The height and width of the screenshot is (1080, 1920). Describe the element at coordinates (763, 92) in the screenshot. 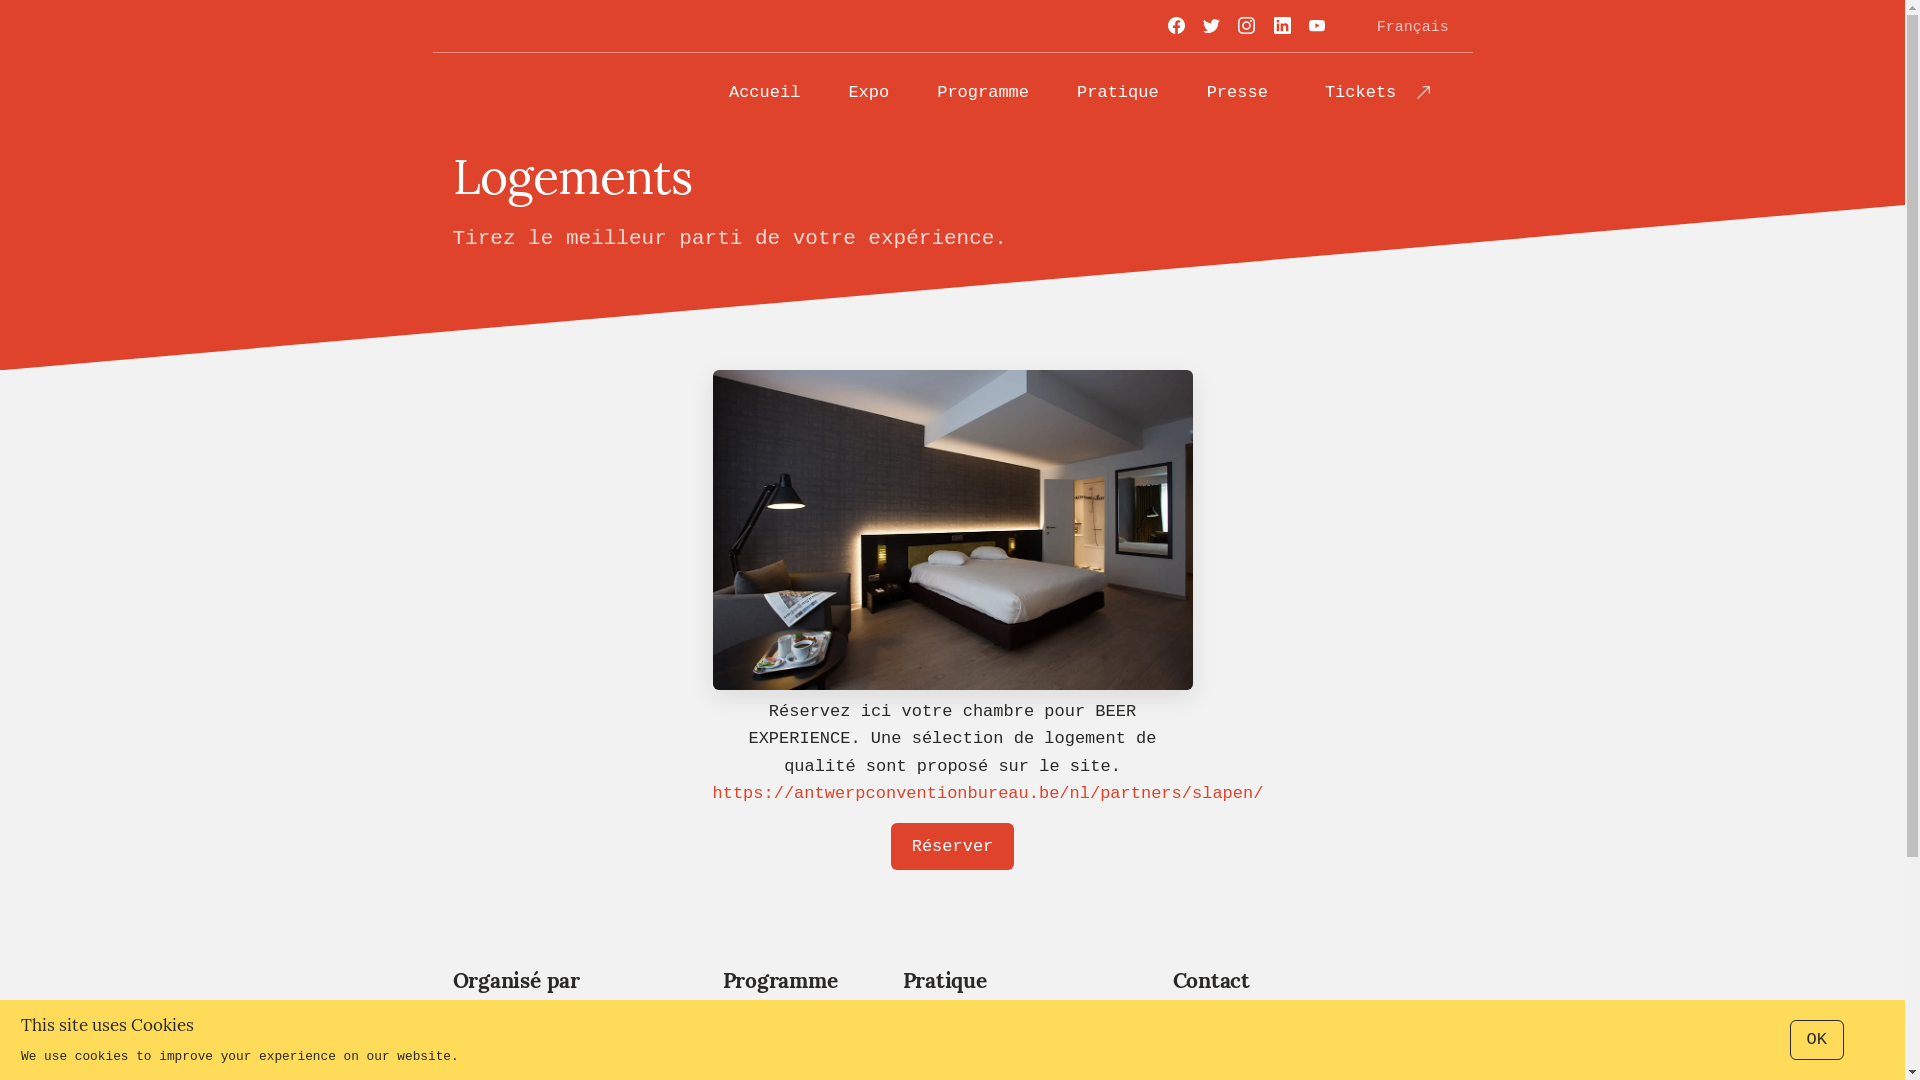

I see `'Accueil'` at that location.